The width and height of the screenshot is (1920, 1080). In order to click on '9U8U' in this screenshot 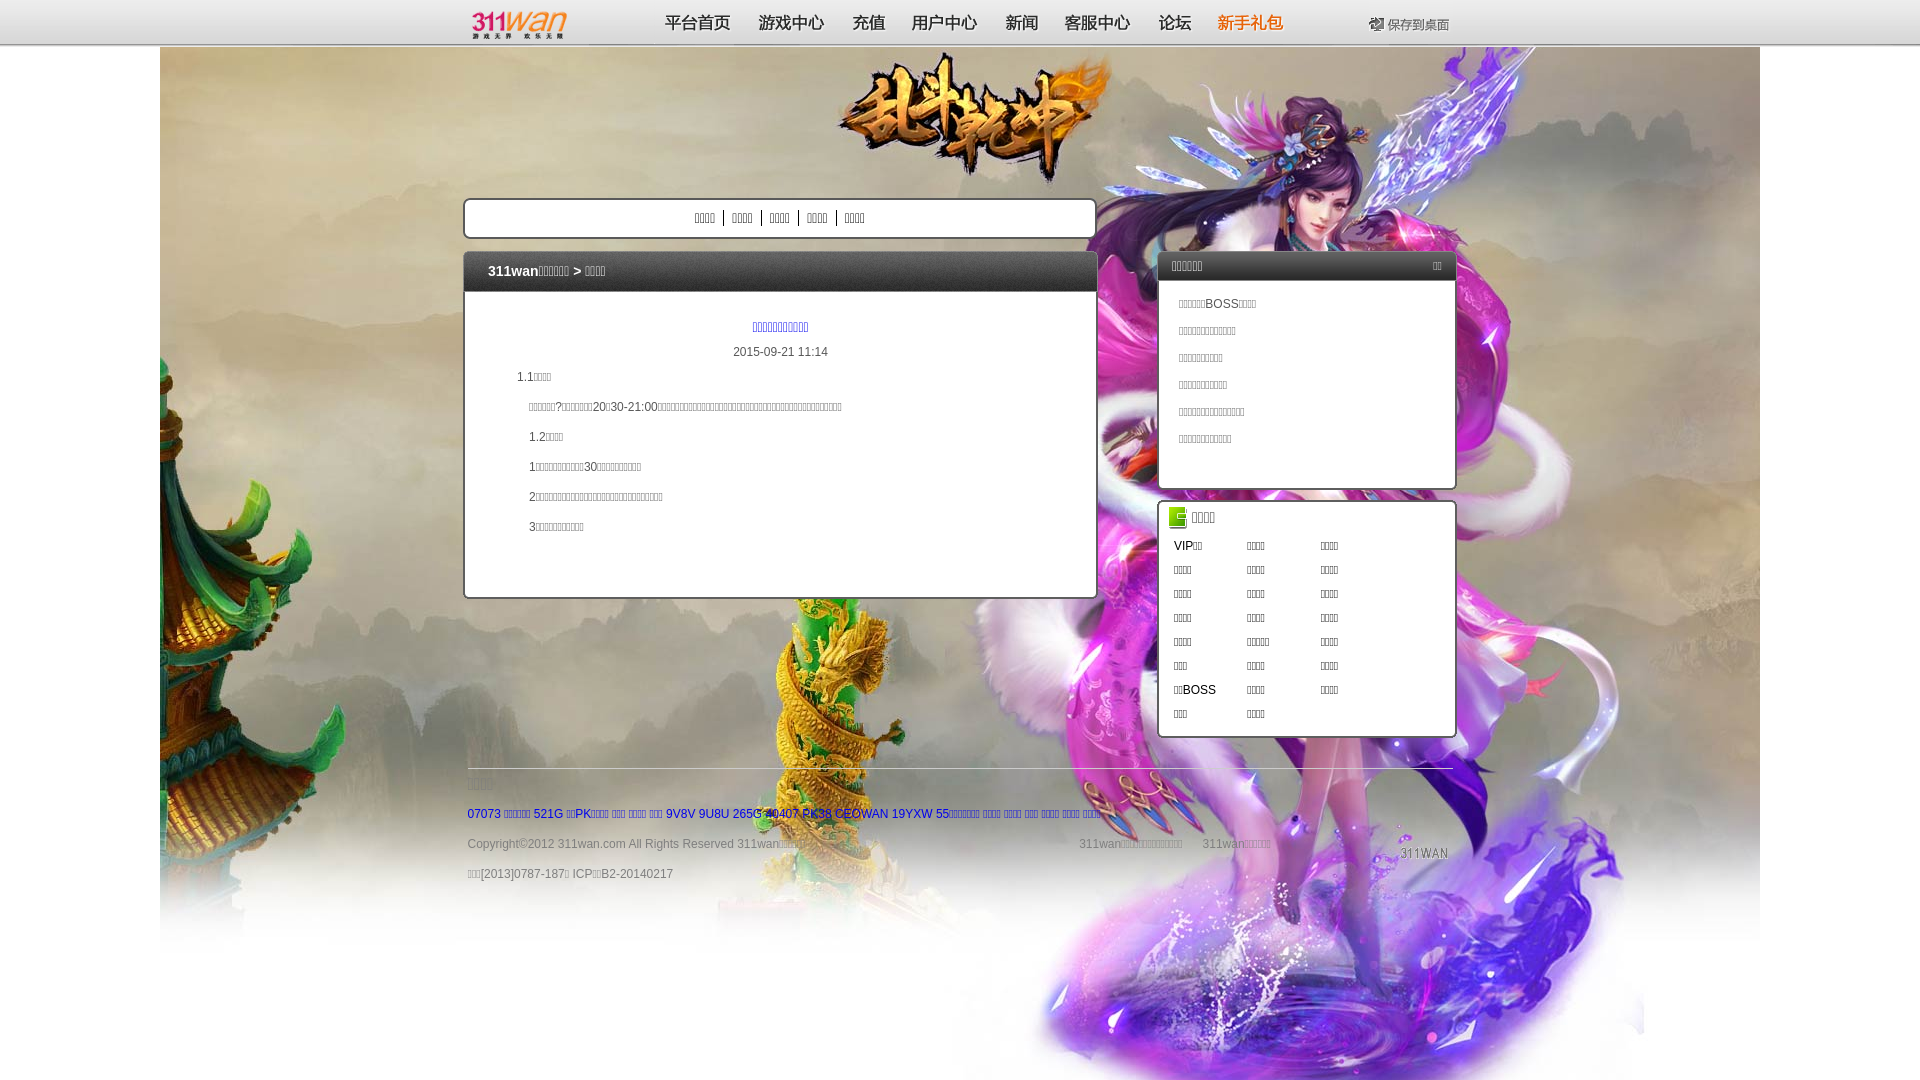, I will do `click(714, 813)`.